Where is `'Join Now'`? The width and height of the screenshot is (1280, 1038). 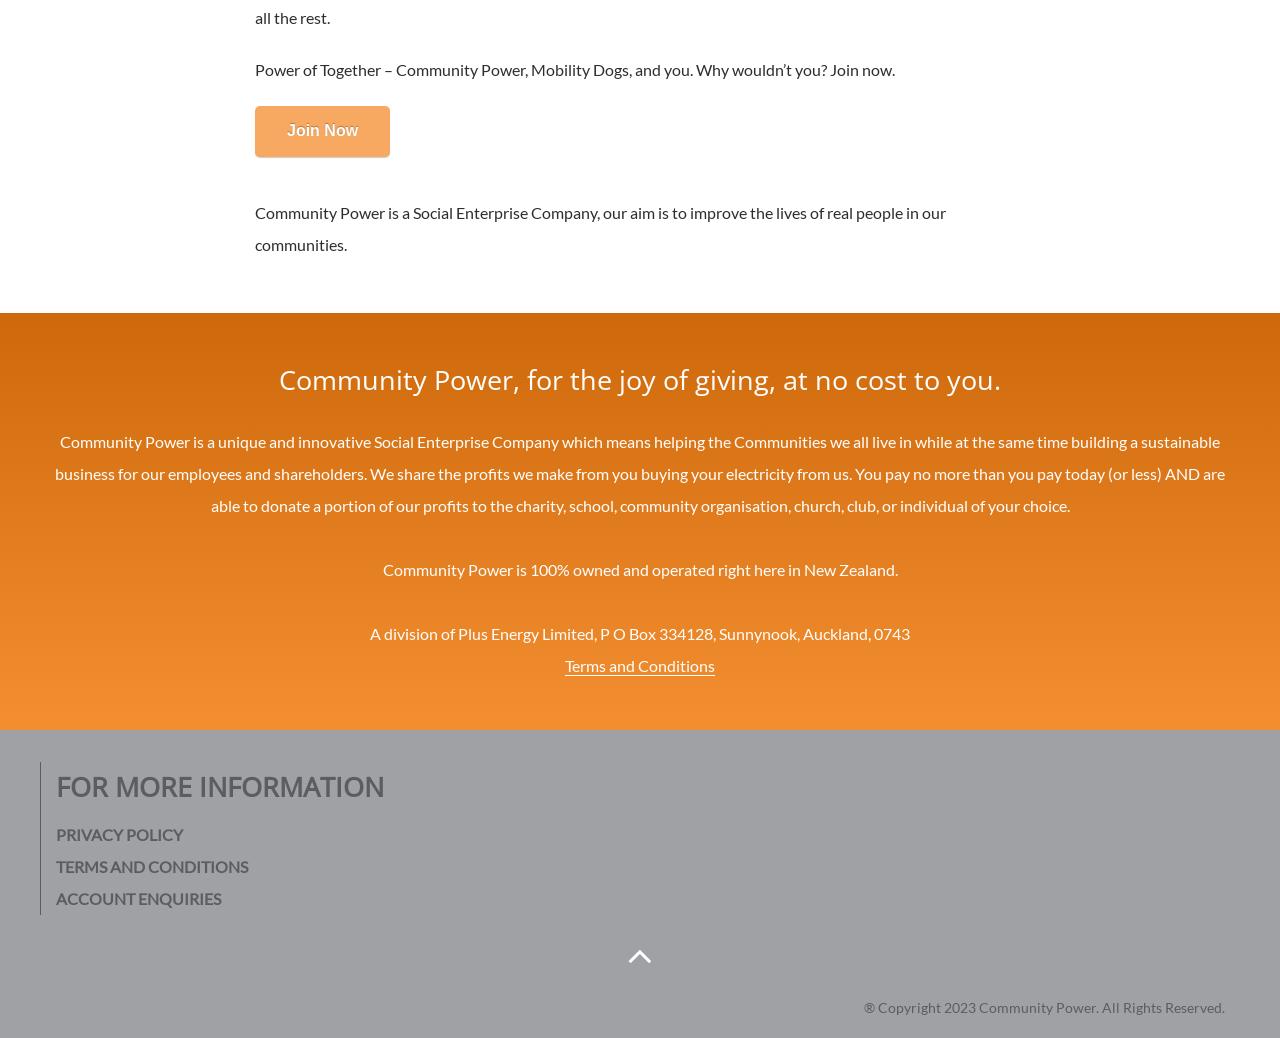 'Join Now' is located at coordinates (322, 129).